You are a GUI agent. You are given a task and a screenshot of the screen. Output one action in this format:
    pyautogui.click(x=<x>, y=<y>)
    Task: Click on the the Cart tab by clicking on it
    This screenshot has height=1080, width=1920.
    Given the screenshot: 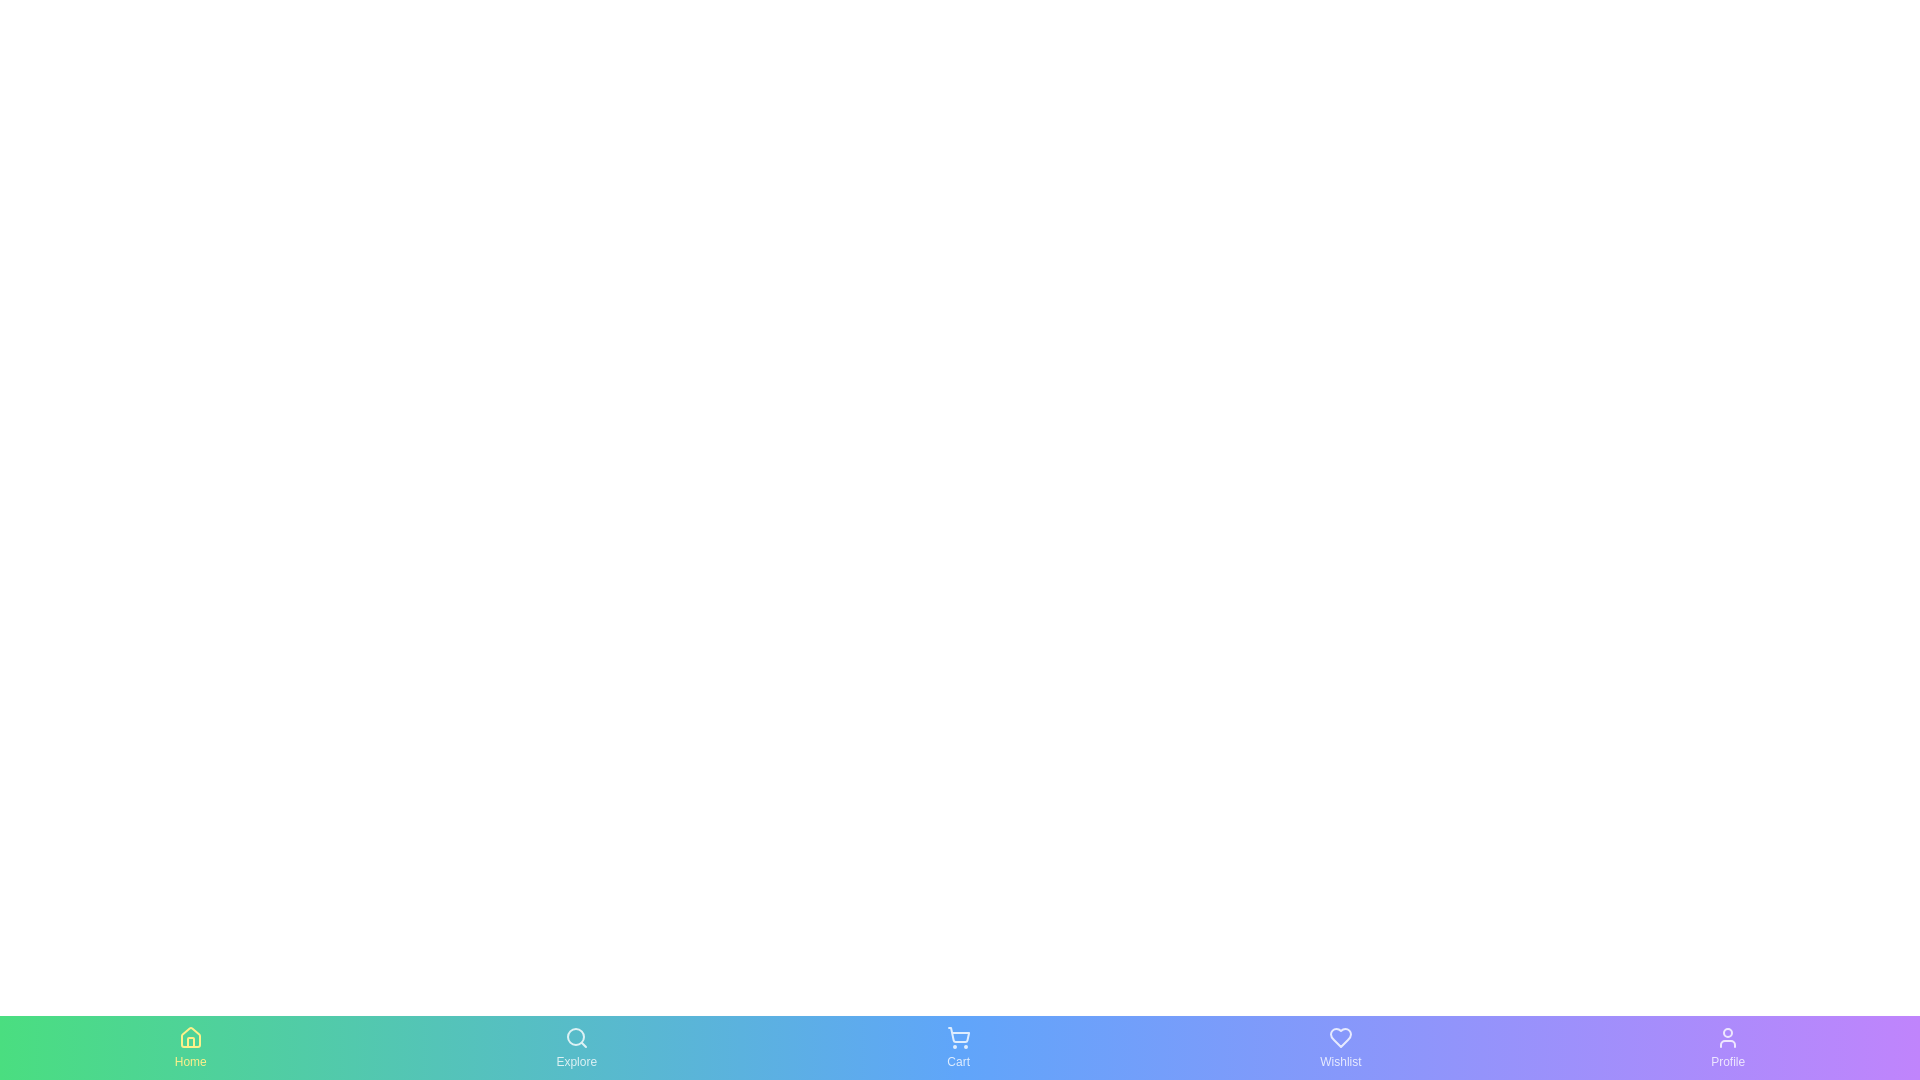 What is the action you would take?
    pyautogui.click(x=957, y=1047)
    